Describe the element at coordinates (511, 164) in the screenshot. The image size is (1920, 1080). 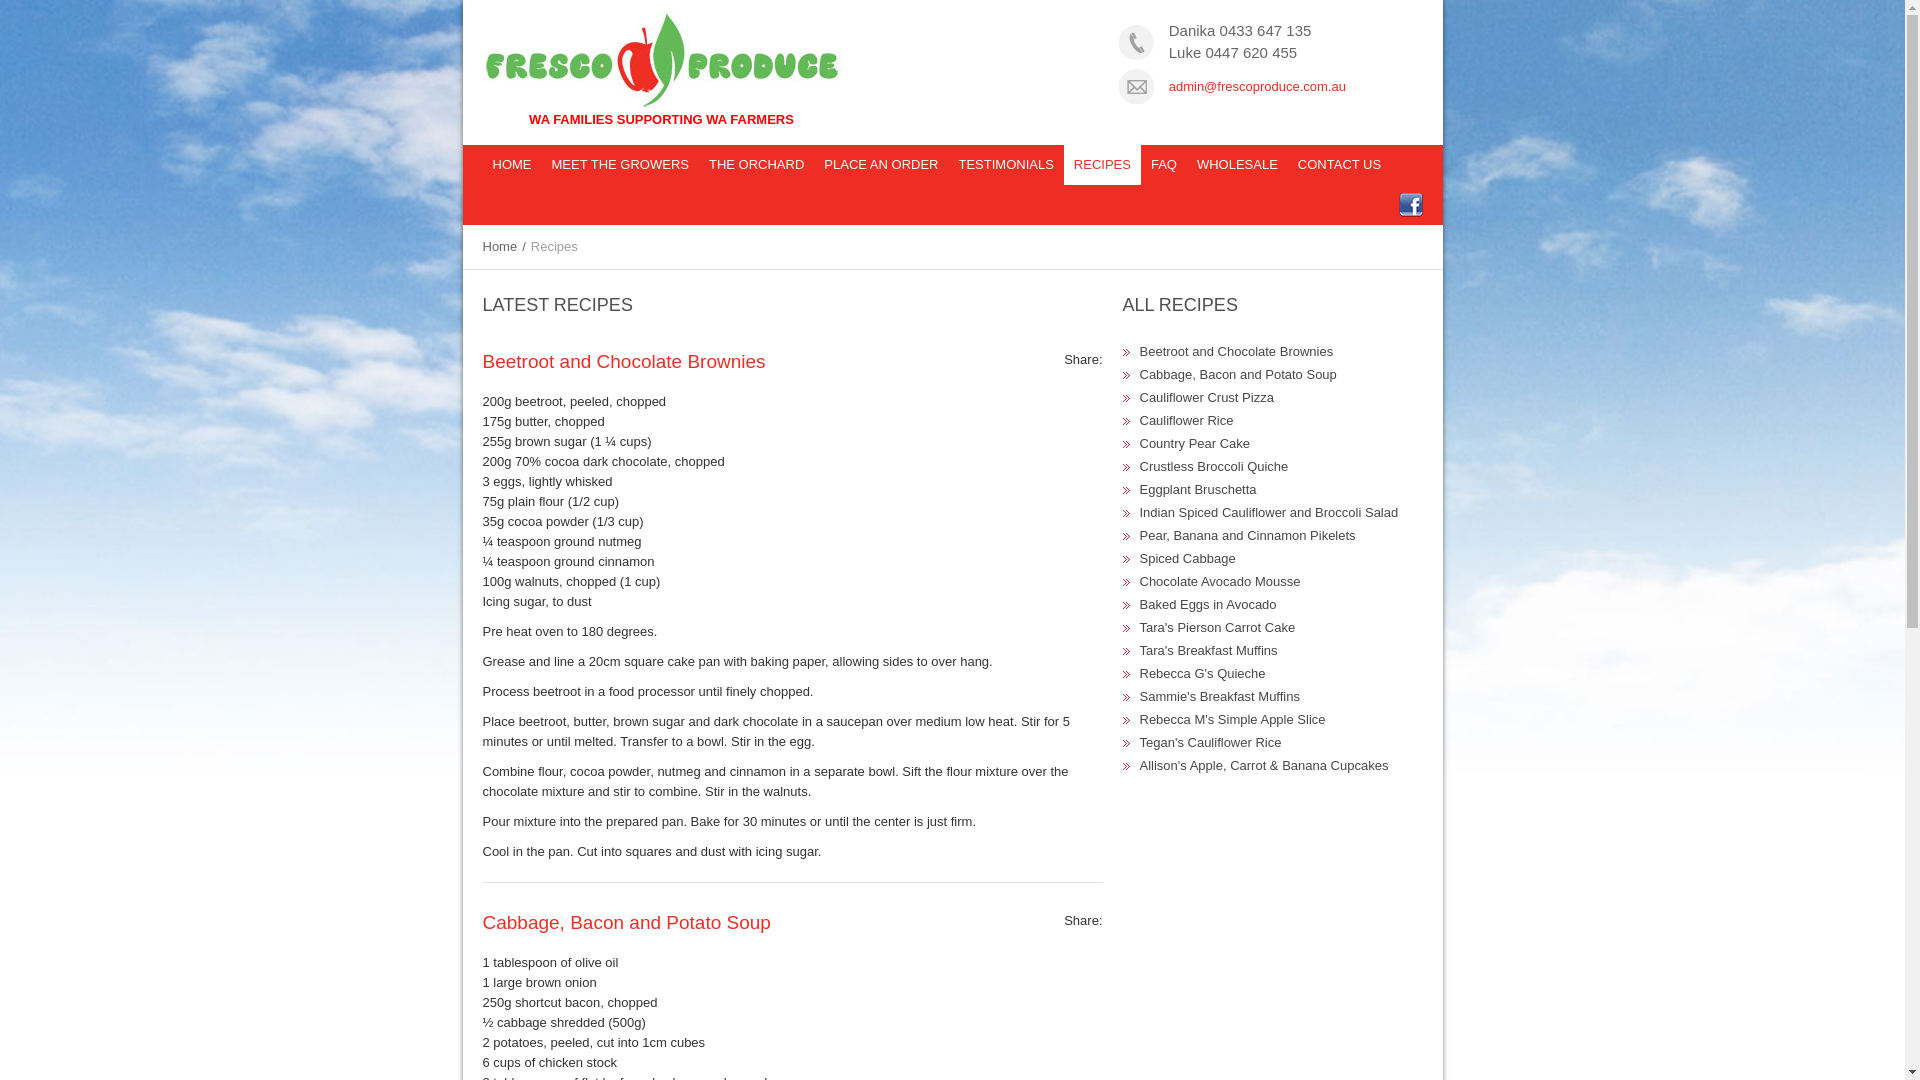
I see `'HOME'` at that location.